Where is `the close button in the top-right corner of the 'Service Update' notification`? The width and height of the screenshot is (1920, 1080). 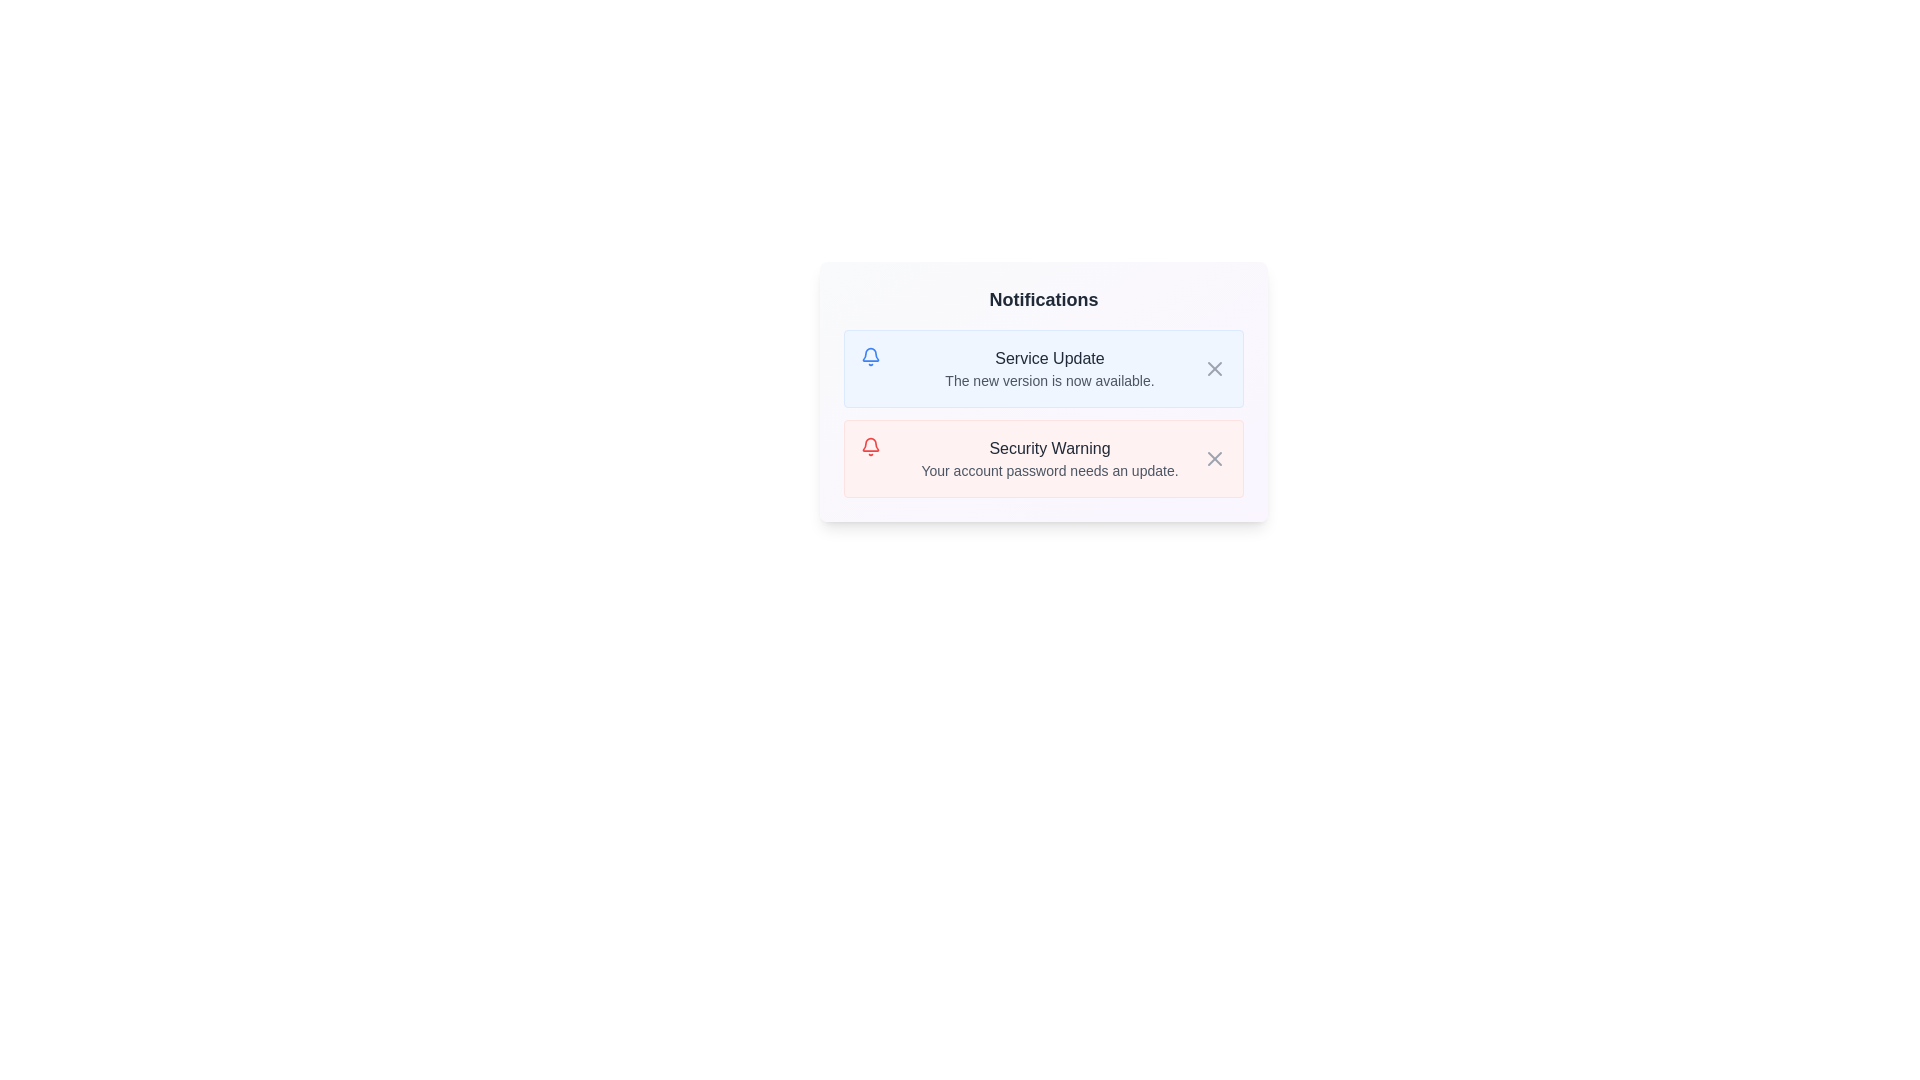
the close button in the top-right corner of the 'Service Update' notification is located at coordinates (1213, 369).